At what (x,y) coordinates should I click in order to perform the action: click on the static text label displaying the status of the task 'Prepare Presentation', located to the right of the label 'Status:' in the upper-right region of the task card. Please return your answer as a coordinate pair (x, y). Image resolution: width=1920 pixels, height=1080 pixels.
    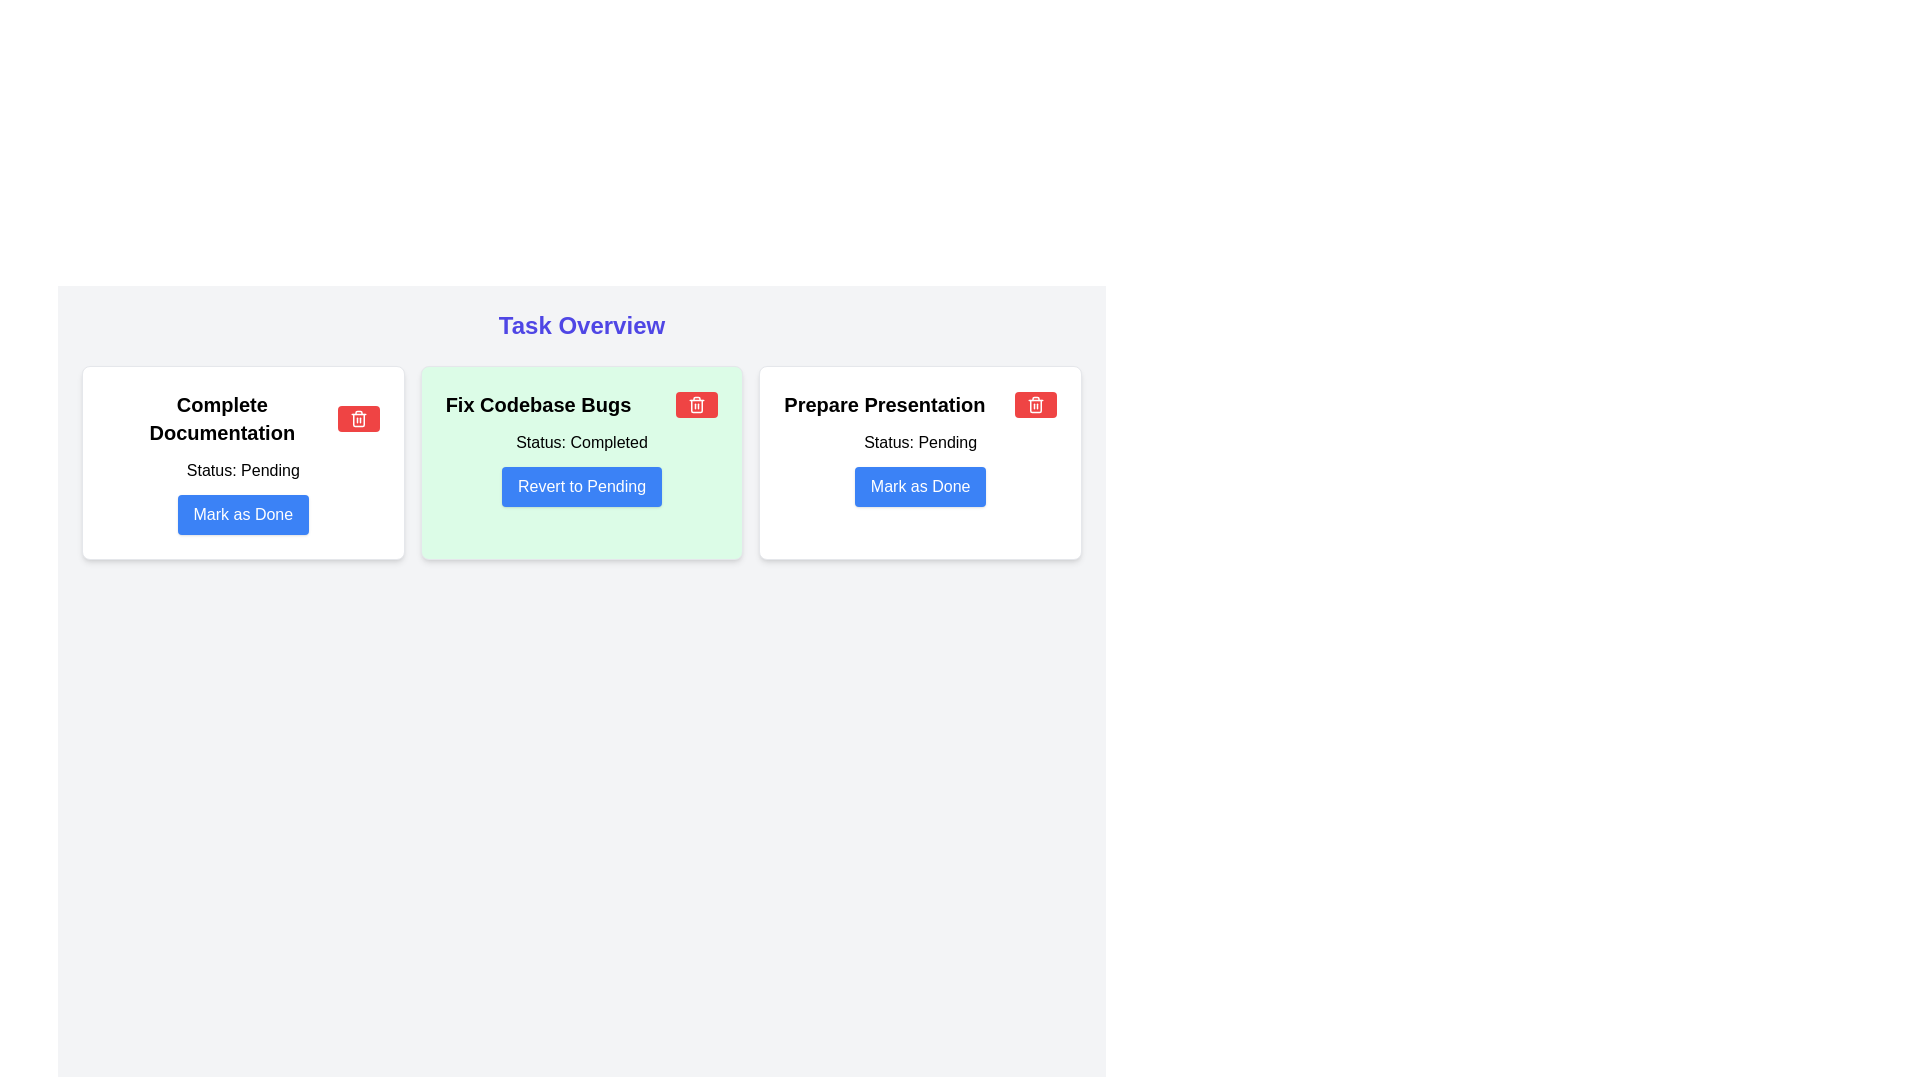
    Looking at the image, I should click on (946, 441).